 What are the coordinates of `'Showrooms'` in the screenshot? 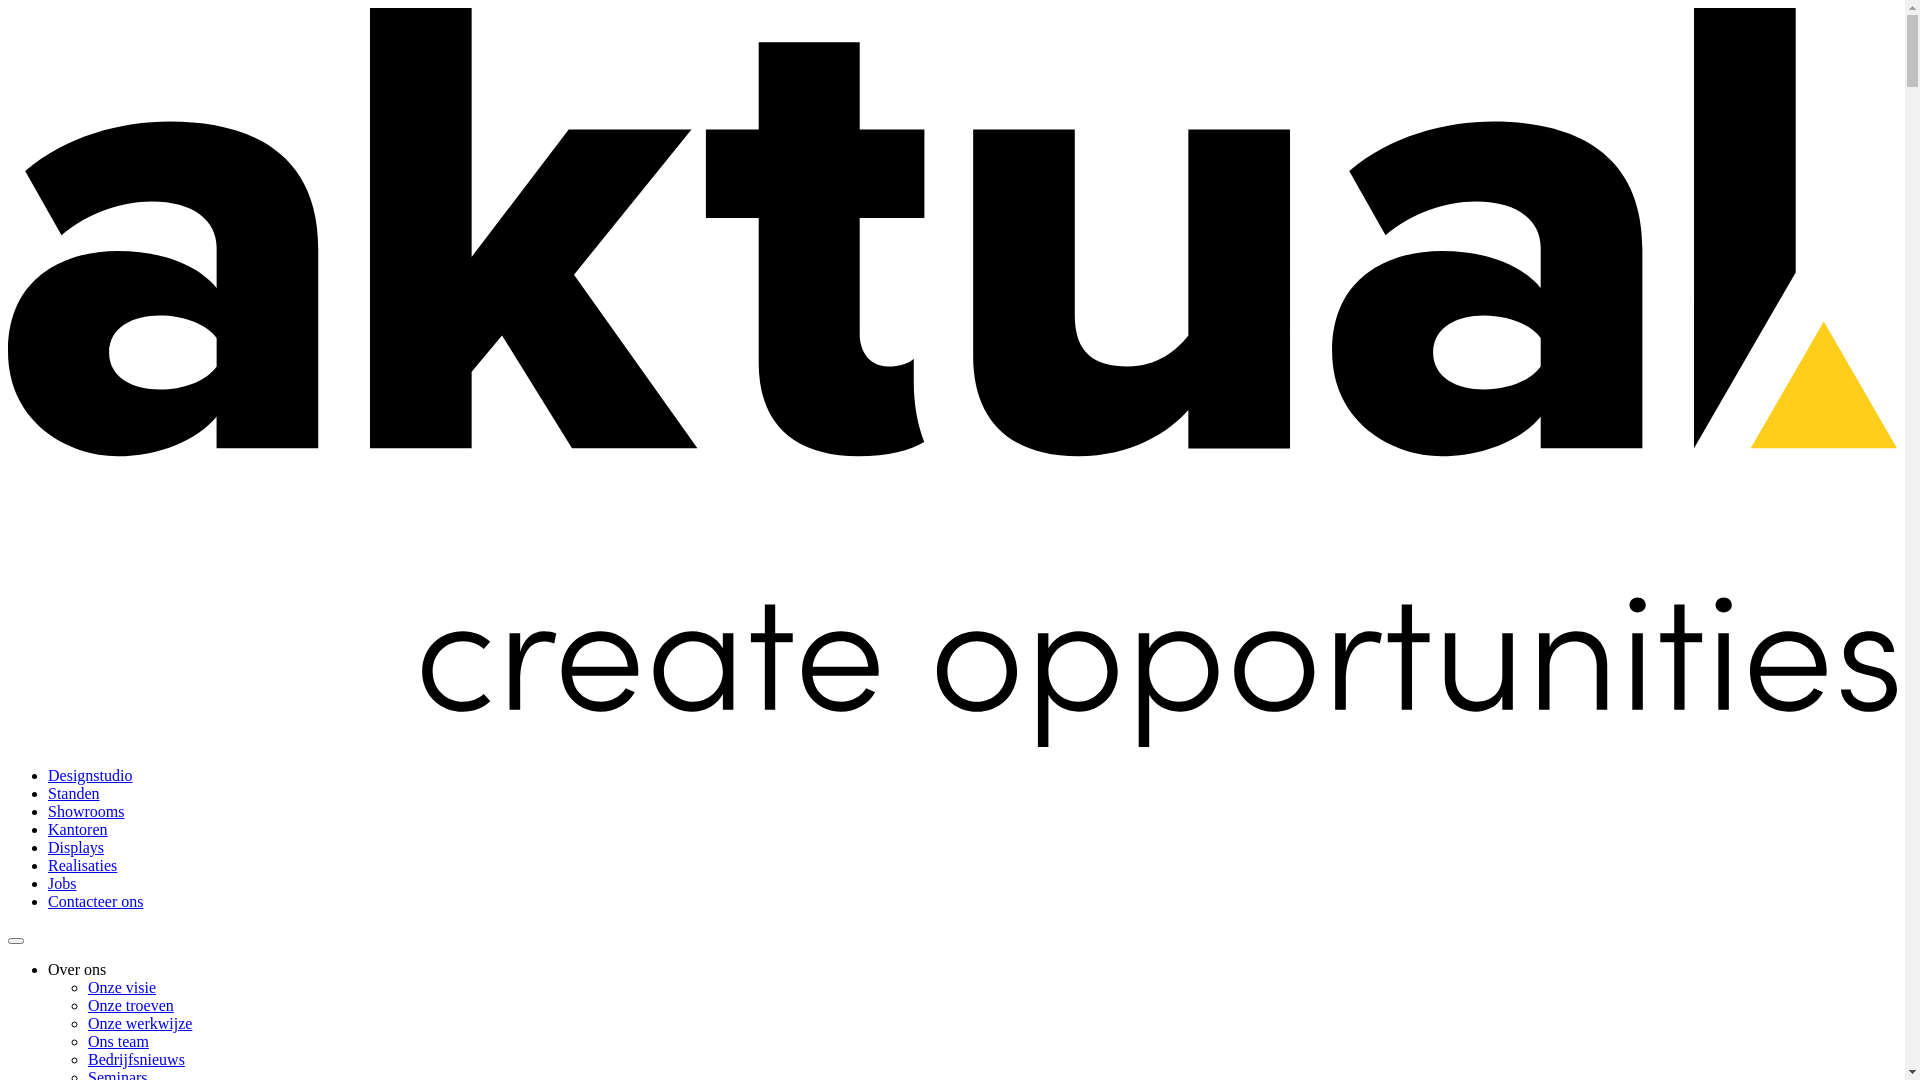 It's located at (85, 811).